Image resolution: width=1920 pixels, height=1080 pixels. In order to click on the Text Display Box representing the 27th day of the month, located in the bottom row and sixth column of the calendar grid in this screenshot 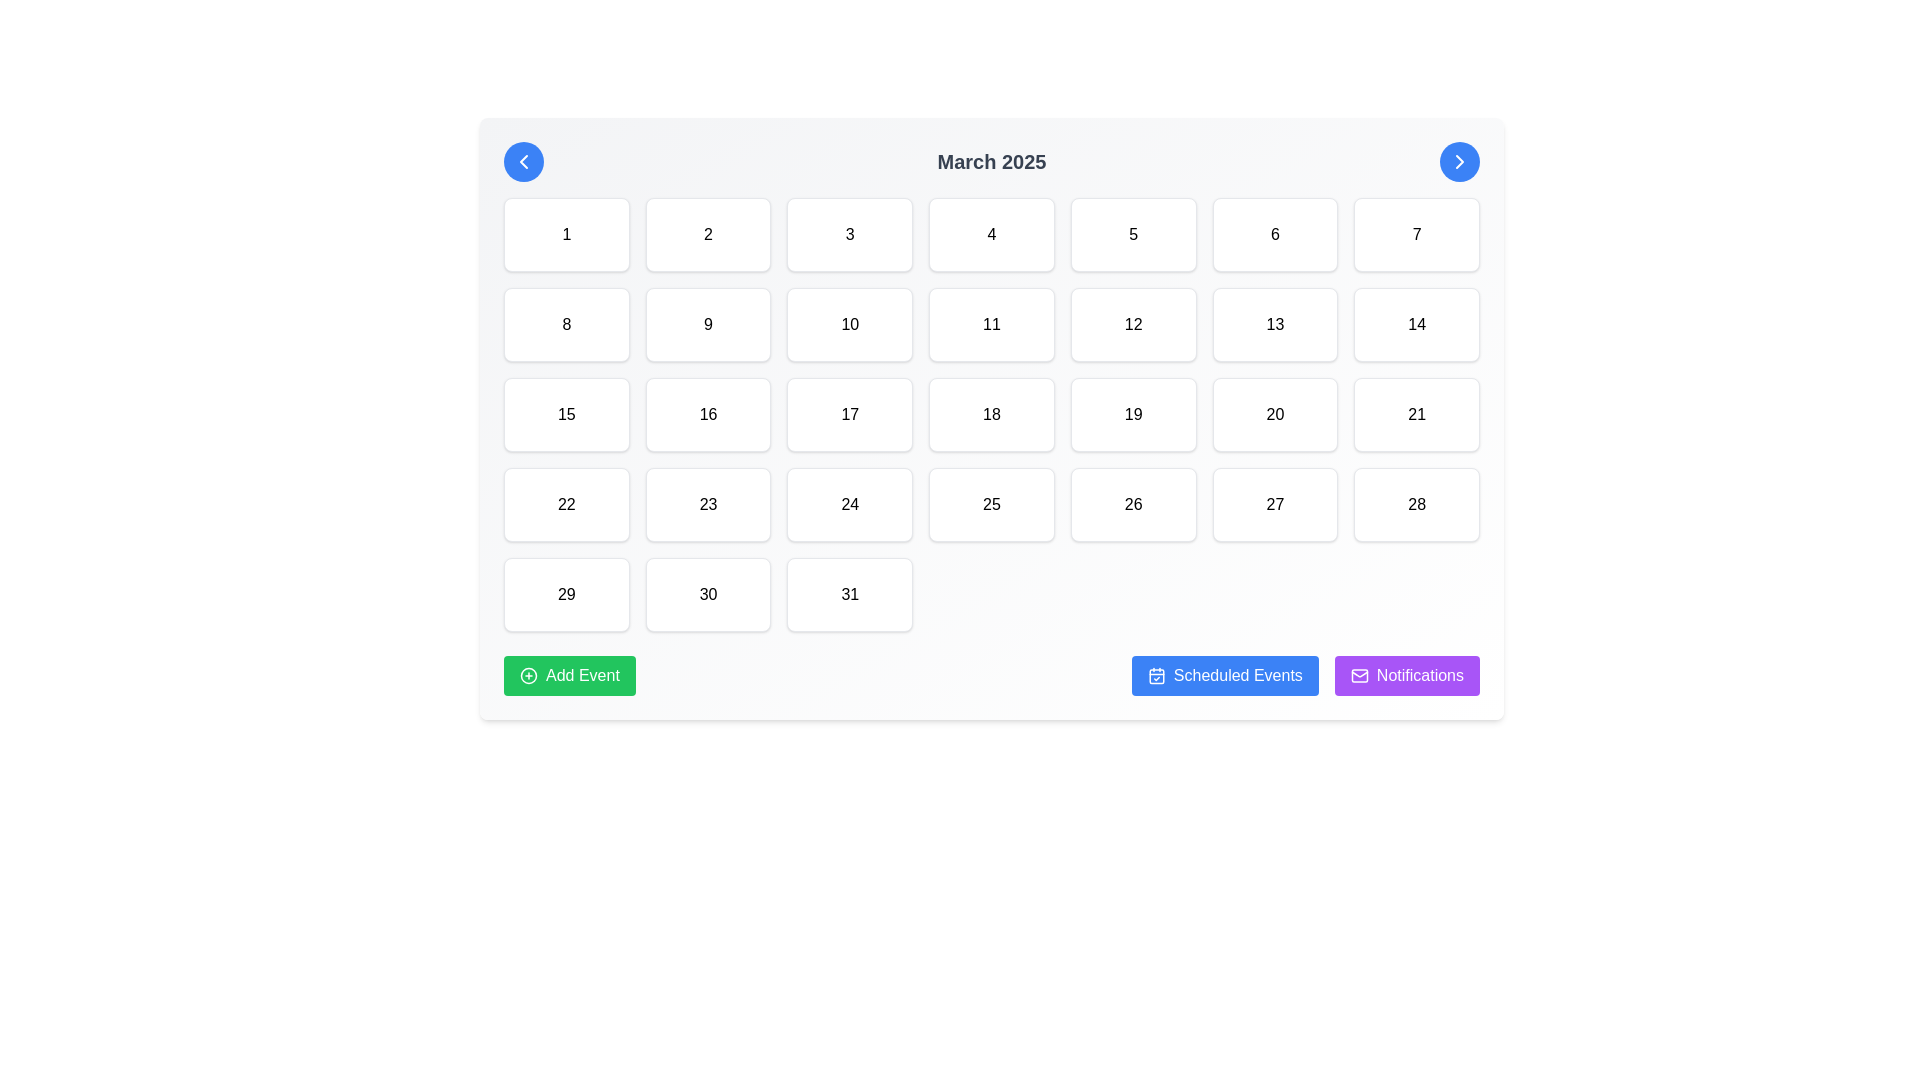, I will do `click(1274, 504)`.